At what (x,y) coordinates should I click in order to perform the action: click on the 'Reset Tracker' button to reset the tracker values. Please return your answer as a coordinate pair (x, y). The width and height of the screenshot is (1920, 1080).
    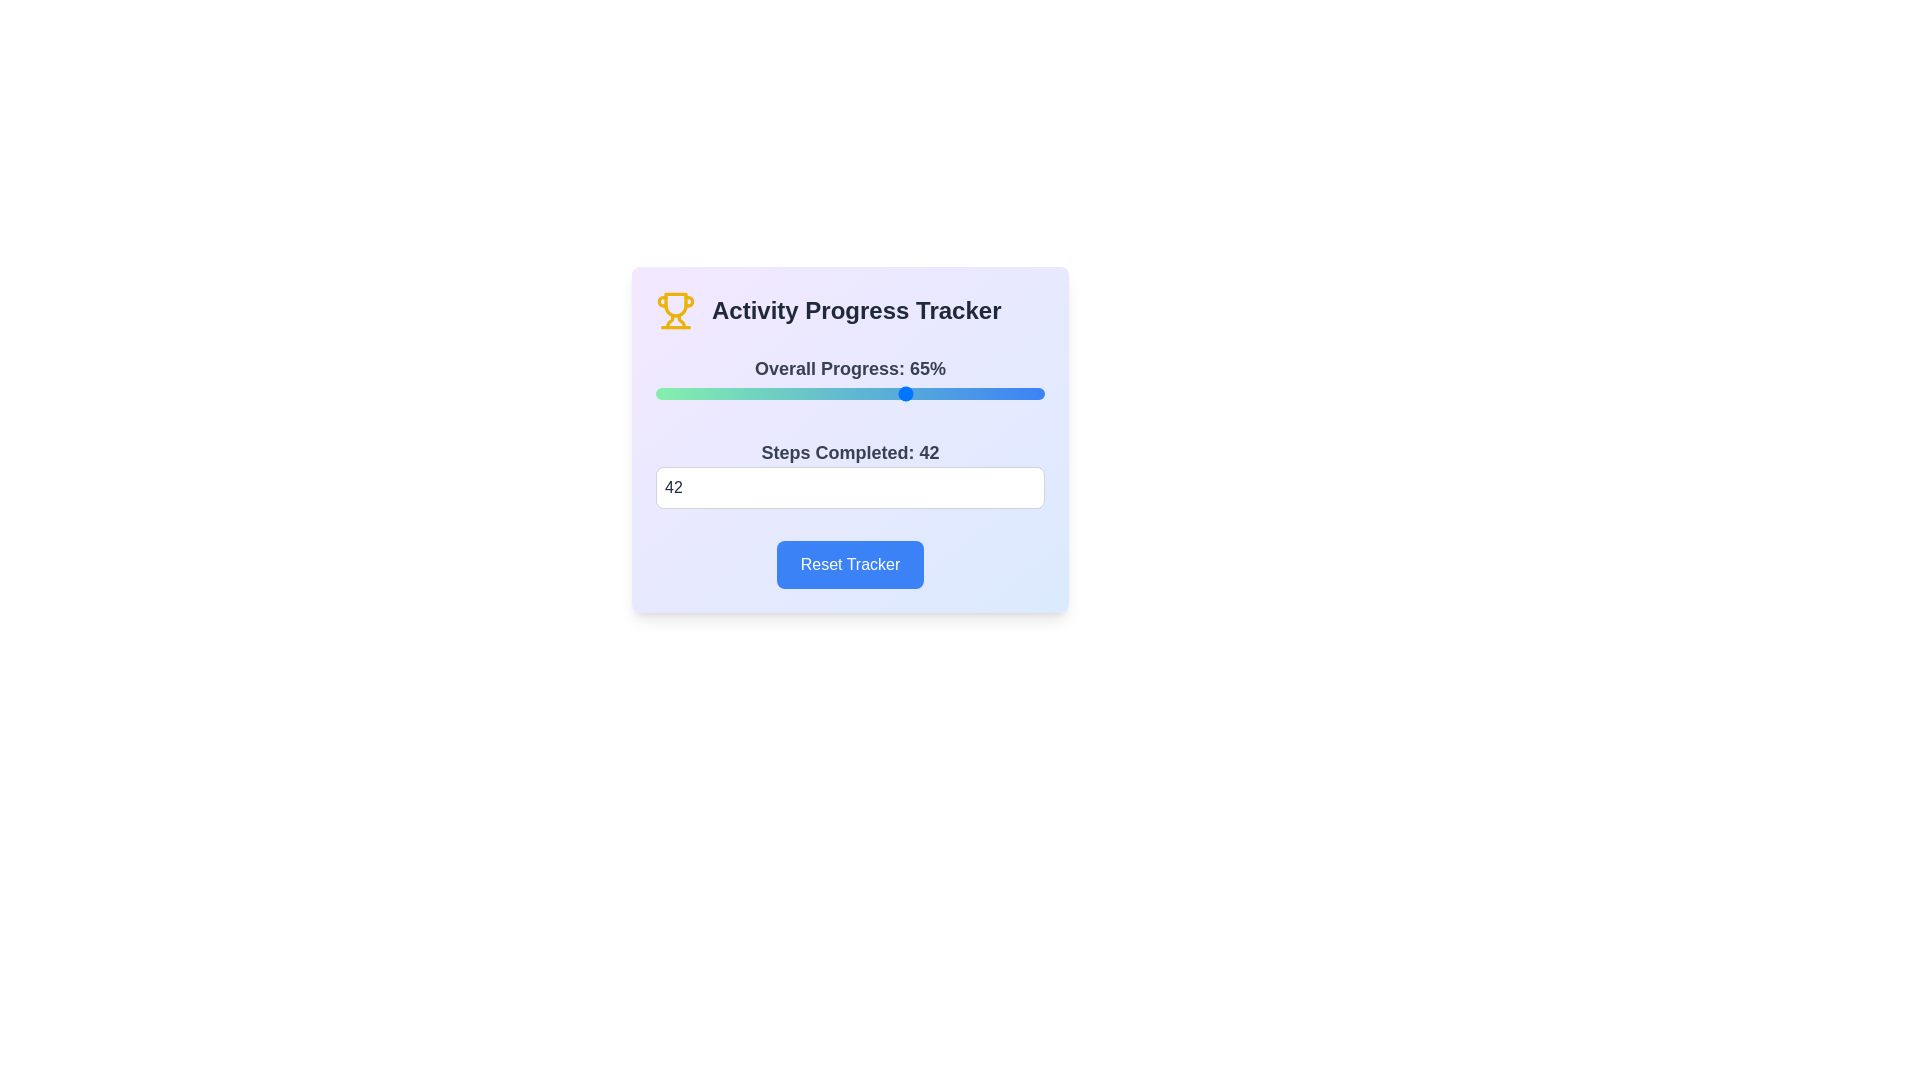
    Looking at the image, I should click on (850, 564).